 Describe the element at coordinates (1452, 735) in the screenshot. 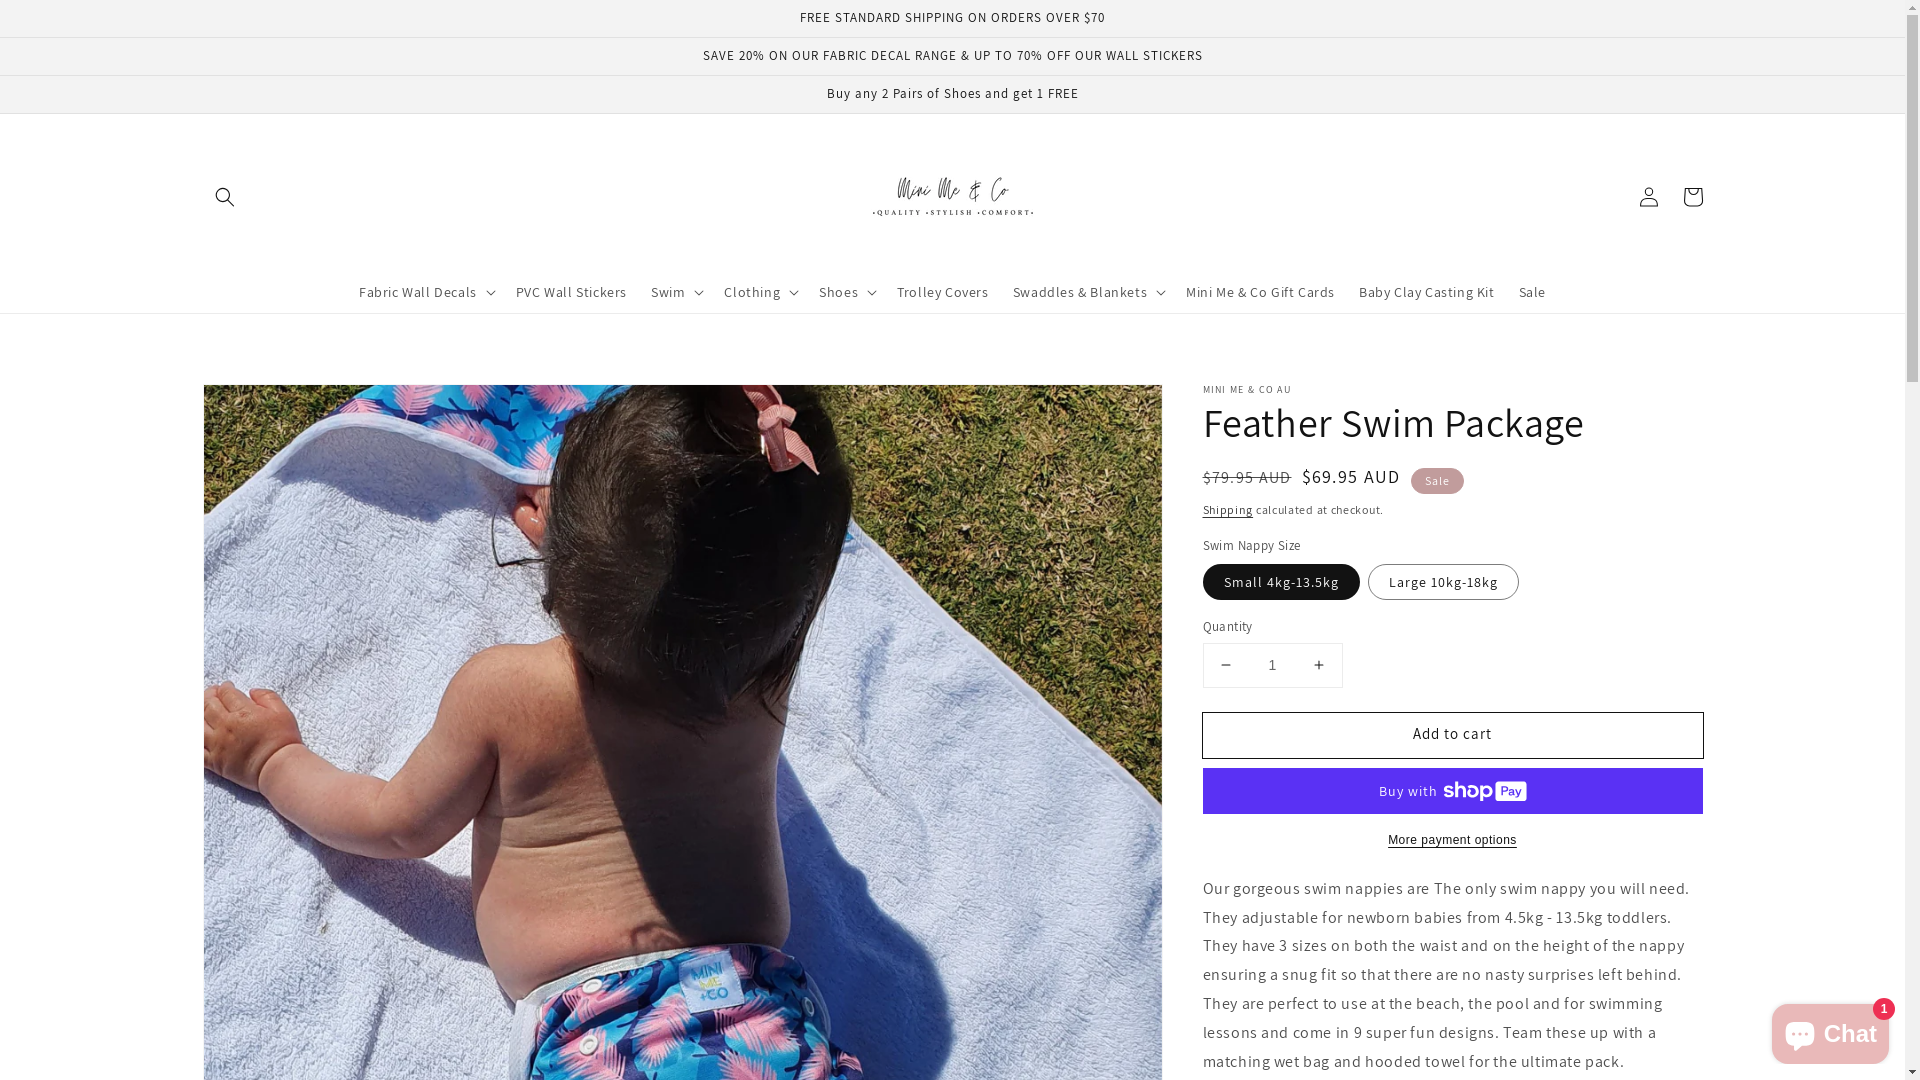

I see `'Add to cart'` at that location.